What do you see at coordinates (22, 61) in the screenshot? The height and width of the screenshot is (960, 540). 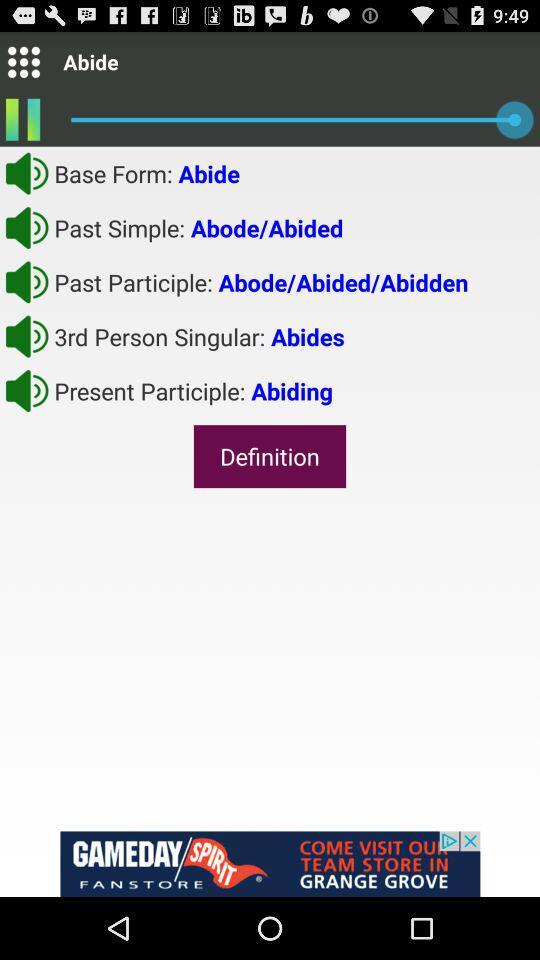 I see `icon option` at bounding box center [22, 61].